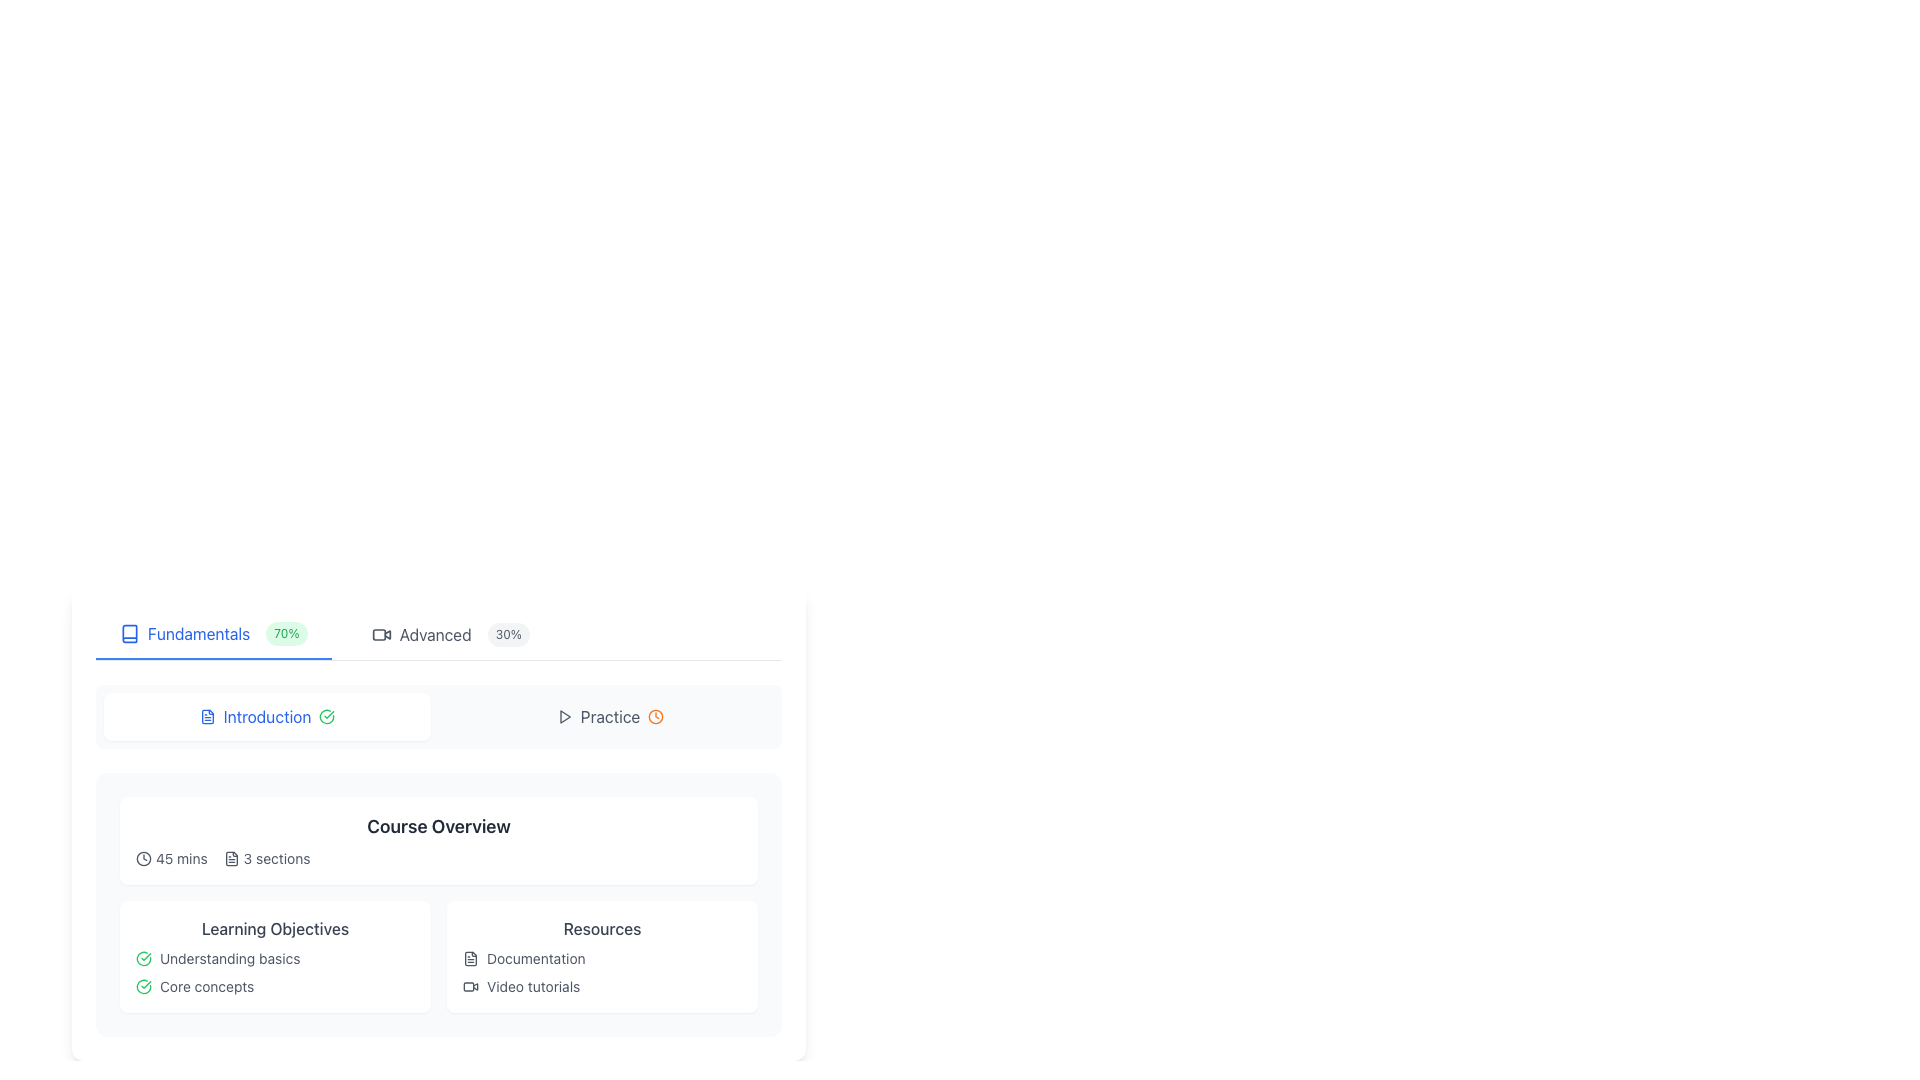 This screenshot has width=1920, height=1080. What do you see at coordinates (207, 986) in the screenshot?
I see `the 'Core concepts' text label located in the 'Learning Objectives' section, which is the second item below 'Understanding basics' and positioned to the right of a checkmark icon` at bounding box center [207, 986].